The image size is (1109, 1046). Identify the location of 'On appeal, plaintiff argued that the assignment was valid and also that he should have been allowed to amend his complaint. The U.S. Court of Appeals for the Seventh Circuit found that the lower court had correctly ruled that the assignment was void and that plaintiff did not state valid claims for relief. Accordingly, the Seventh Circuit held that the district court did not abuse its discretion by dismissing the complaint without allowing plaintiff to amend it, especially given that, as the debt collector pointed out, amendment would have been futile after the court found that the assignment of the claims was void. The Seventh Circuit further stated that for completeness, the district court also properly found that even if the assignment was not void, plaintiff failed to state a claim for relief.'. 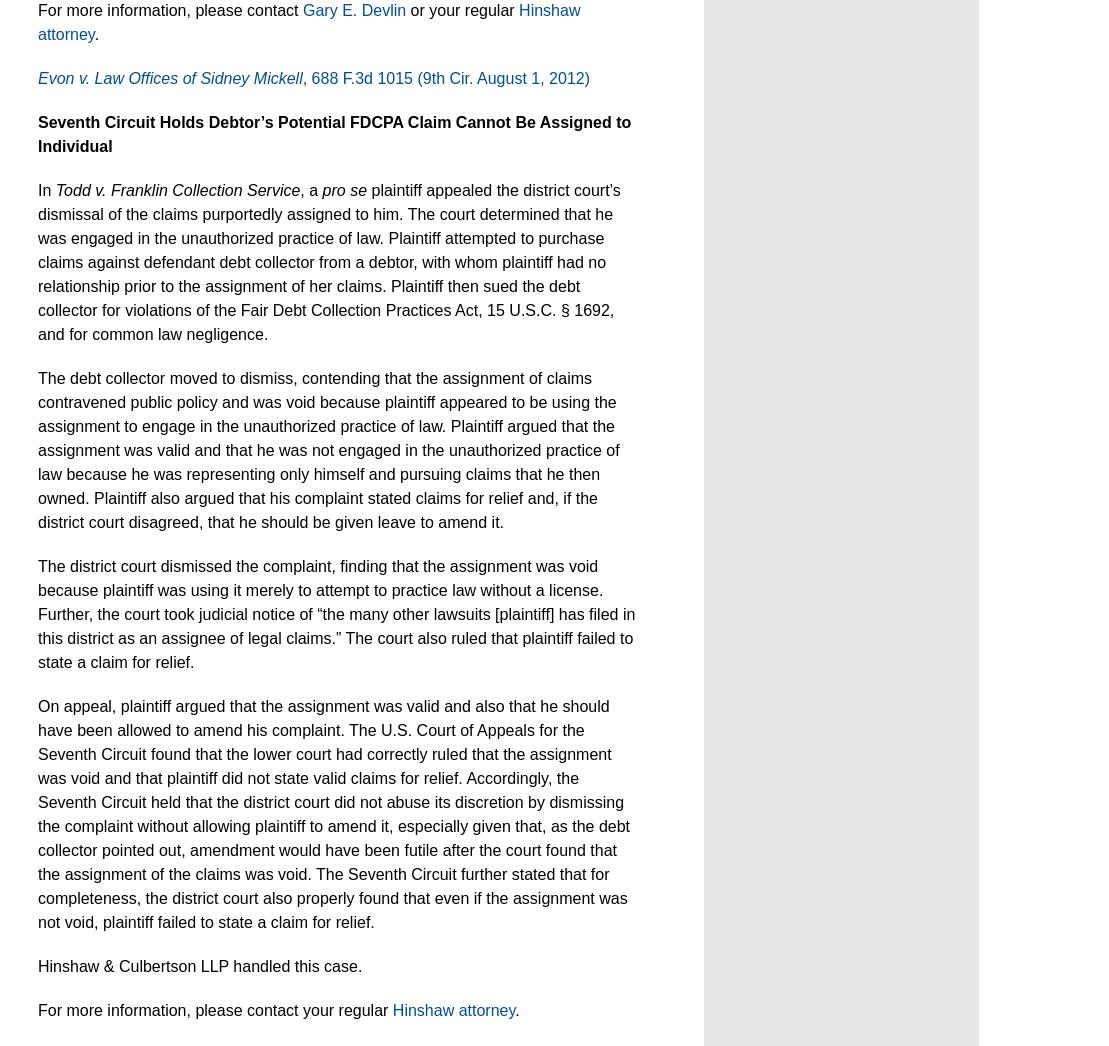
(334, 814).